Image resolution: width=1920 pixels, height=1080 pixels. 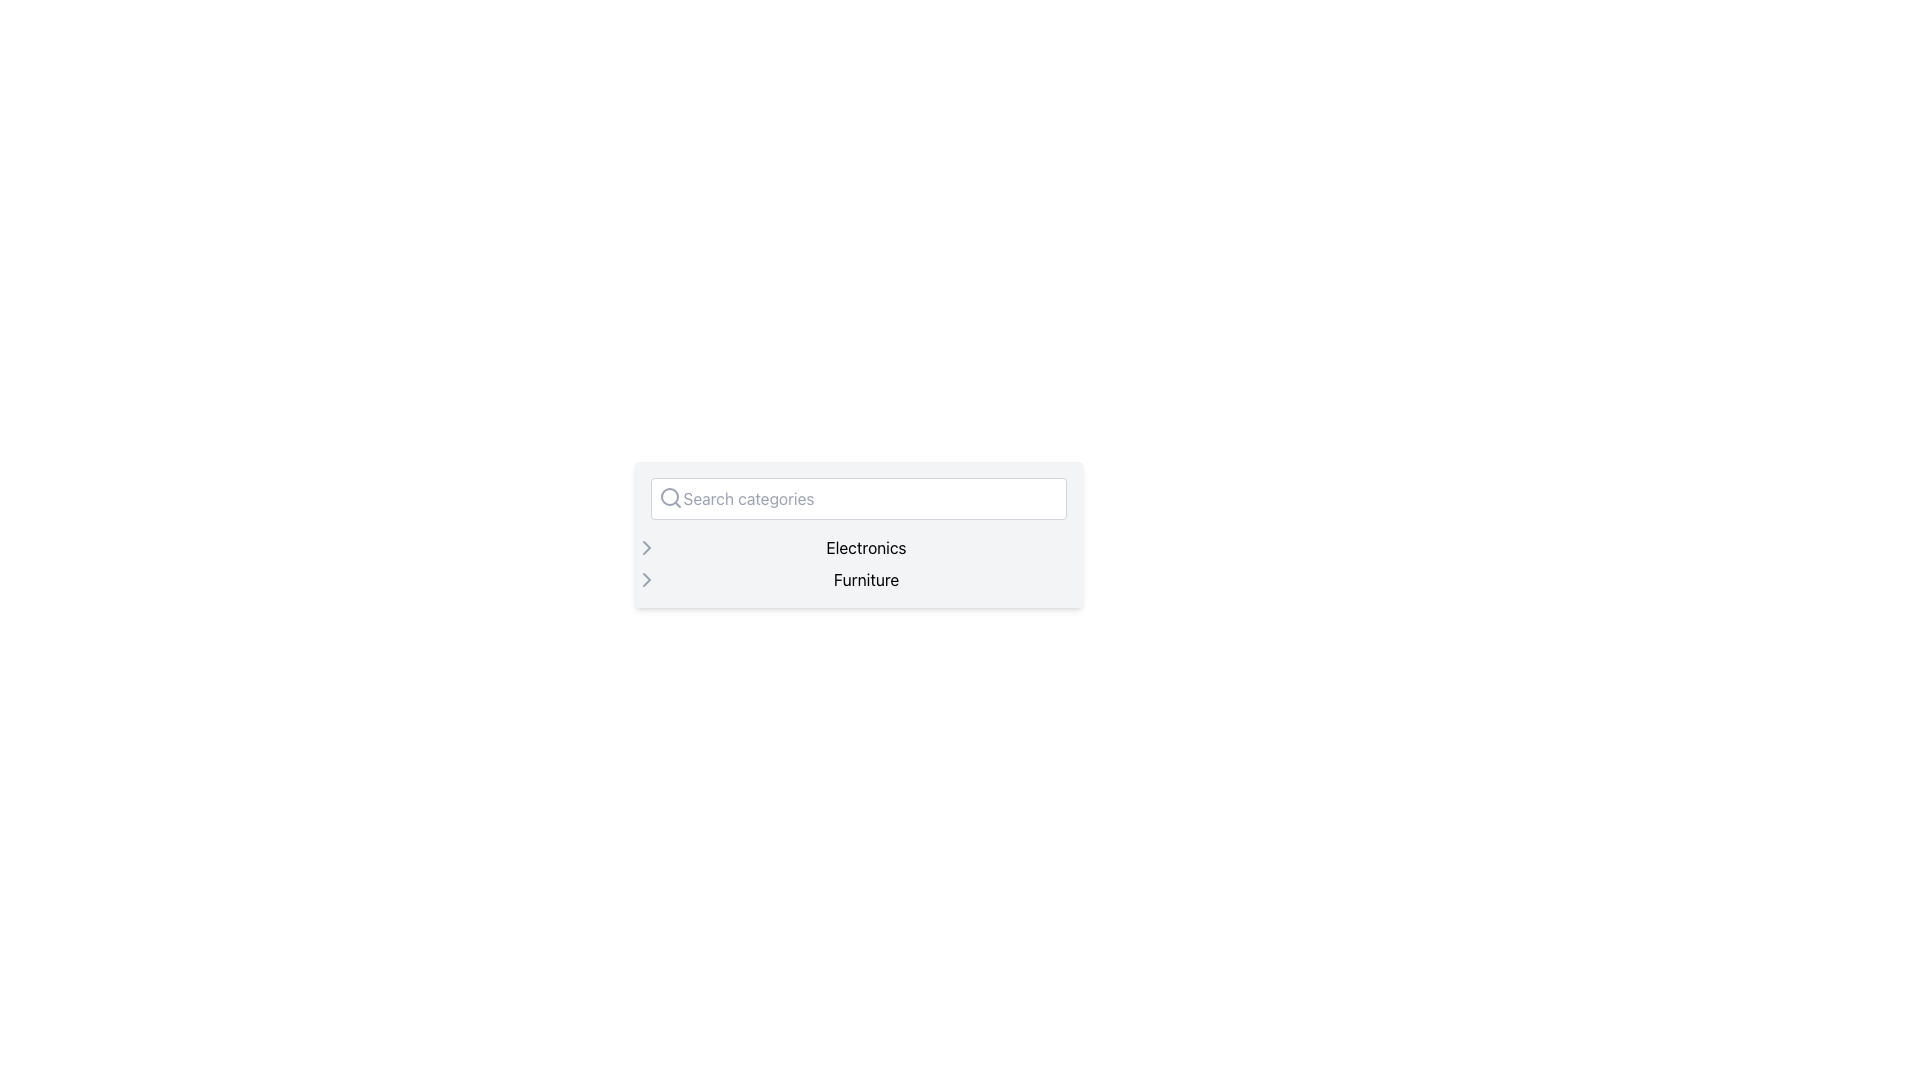 I want to click on the magnifying glass icon, which is styled in gray and positioned to the left of the search input field labeled 'Search categories', so click(x=670, y=496).